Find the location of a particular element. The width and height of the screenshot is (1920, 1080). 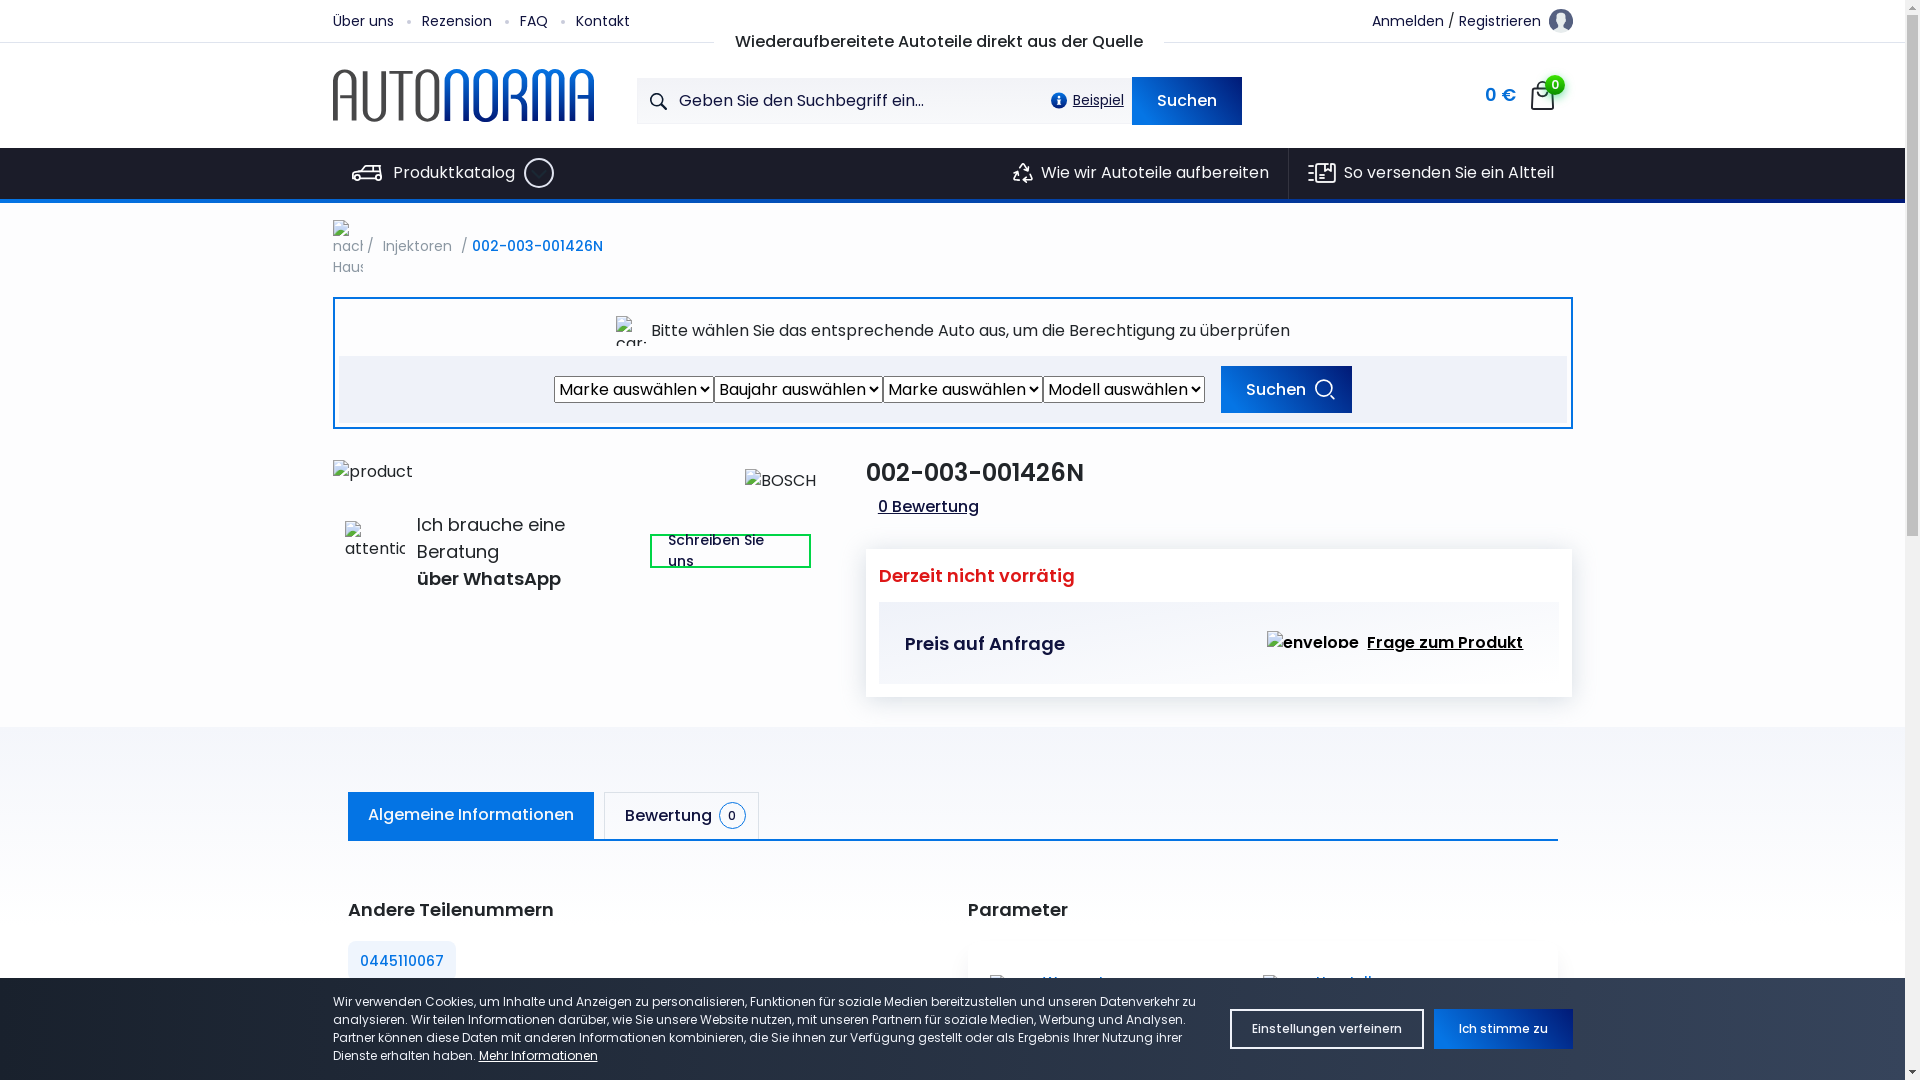

'Rezension' is located at coordinates (421, 20).